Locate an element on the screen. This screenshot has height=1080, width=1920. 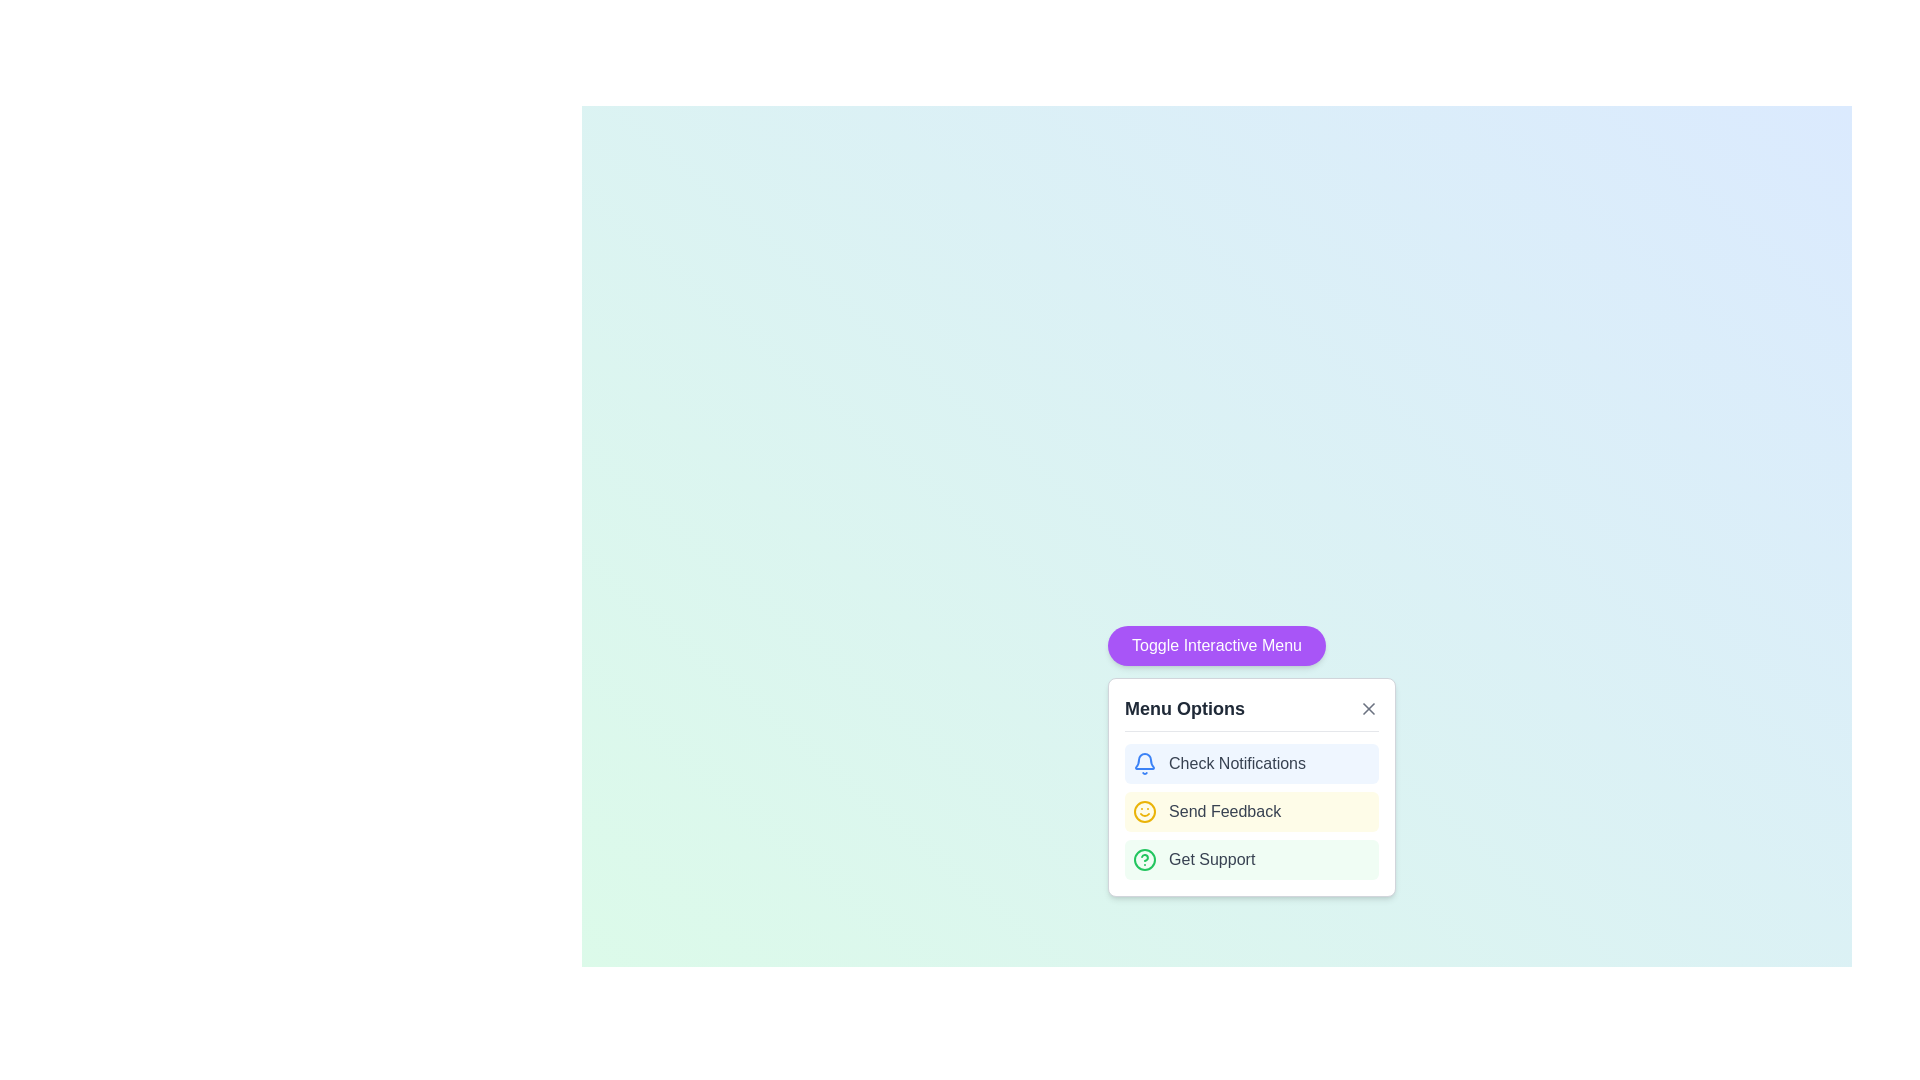
the 'Send Feedback' button, which features a yellow face emoticon icon and gray text, located in the middle of the dropdown panel is located at coordinates (1251, 812).